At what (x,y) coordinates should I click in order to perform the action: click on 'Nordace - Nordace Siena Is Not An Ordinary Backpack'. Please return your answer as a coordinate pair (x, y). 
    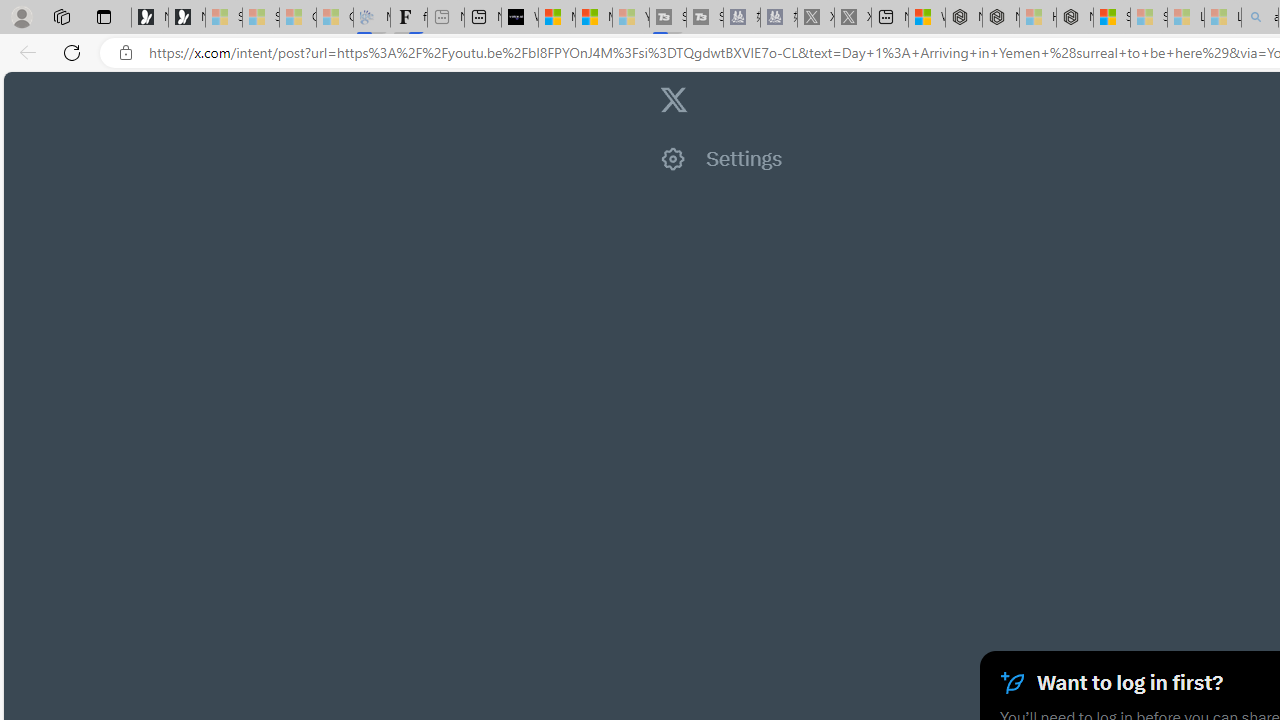
    Looking at the image, I should click on (1074, 17).